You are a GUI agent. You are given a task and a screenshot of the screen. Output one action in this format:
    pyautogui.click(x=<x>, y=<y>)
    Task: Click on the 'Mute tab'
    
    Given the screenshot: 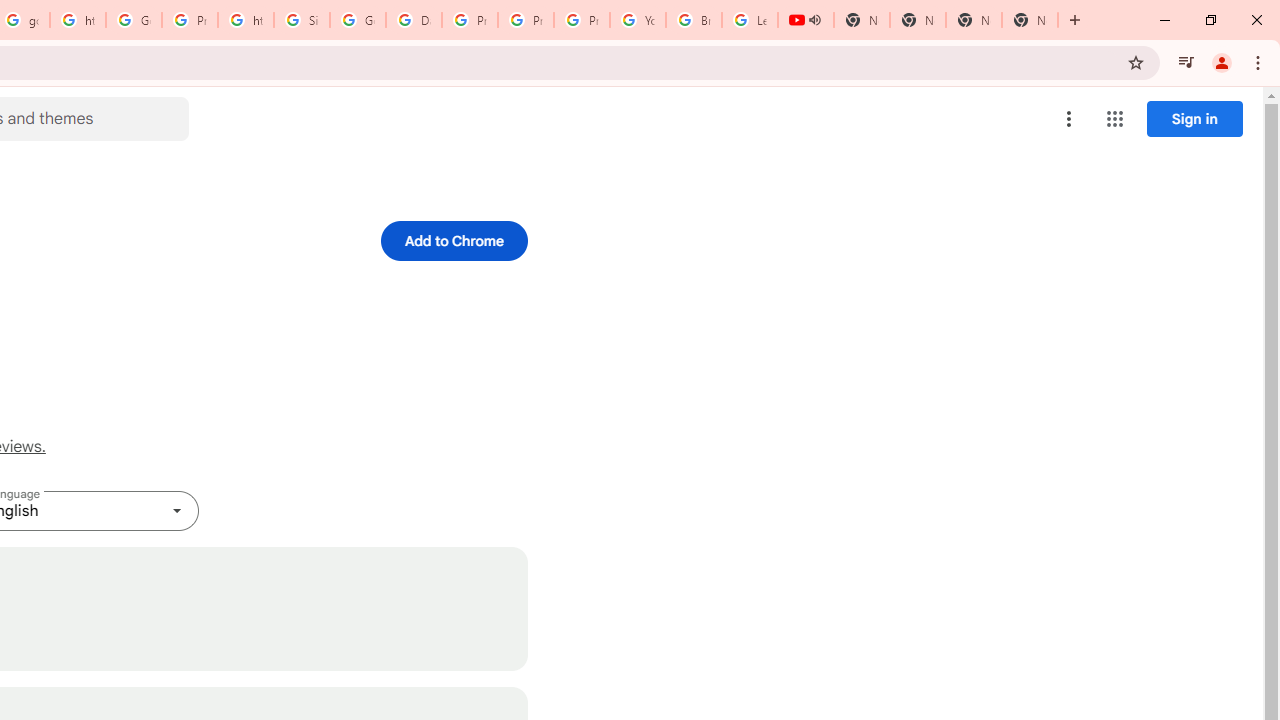 What is the action you would take?
    pyautogui.click(x=814, y=20)
    